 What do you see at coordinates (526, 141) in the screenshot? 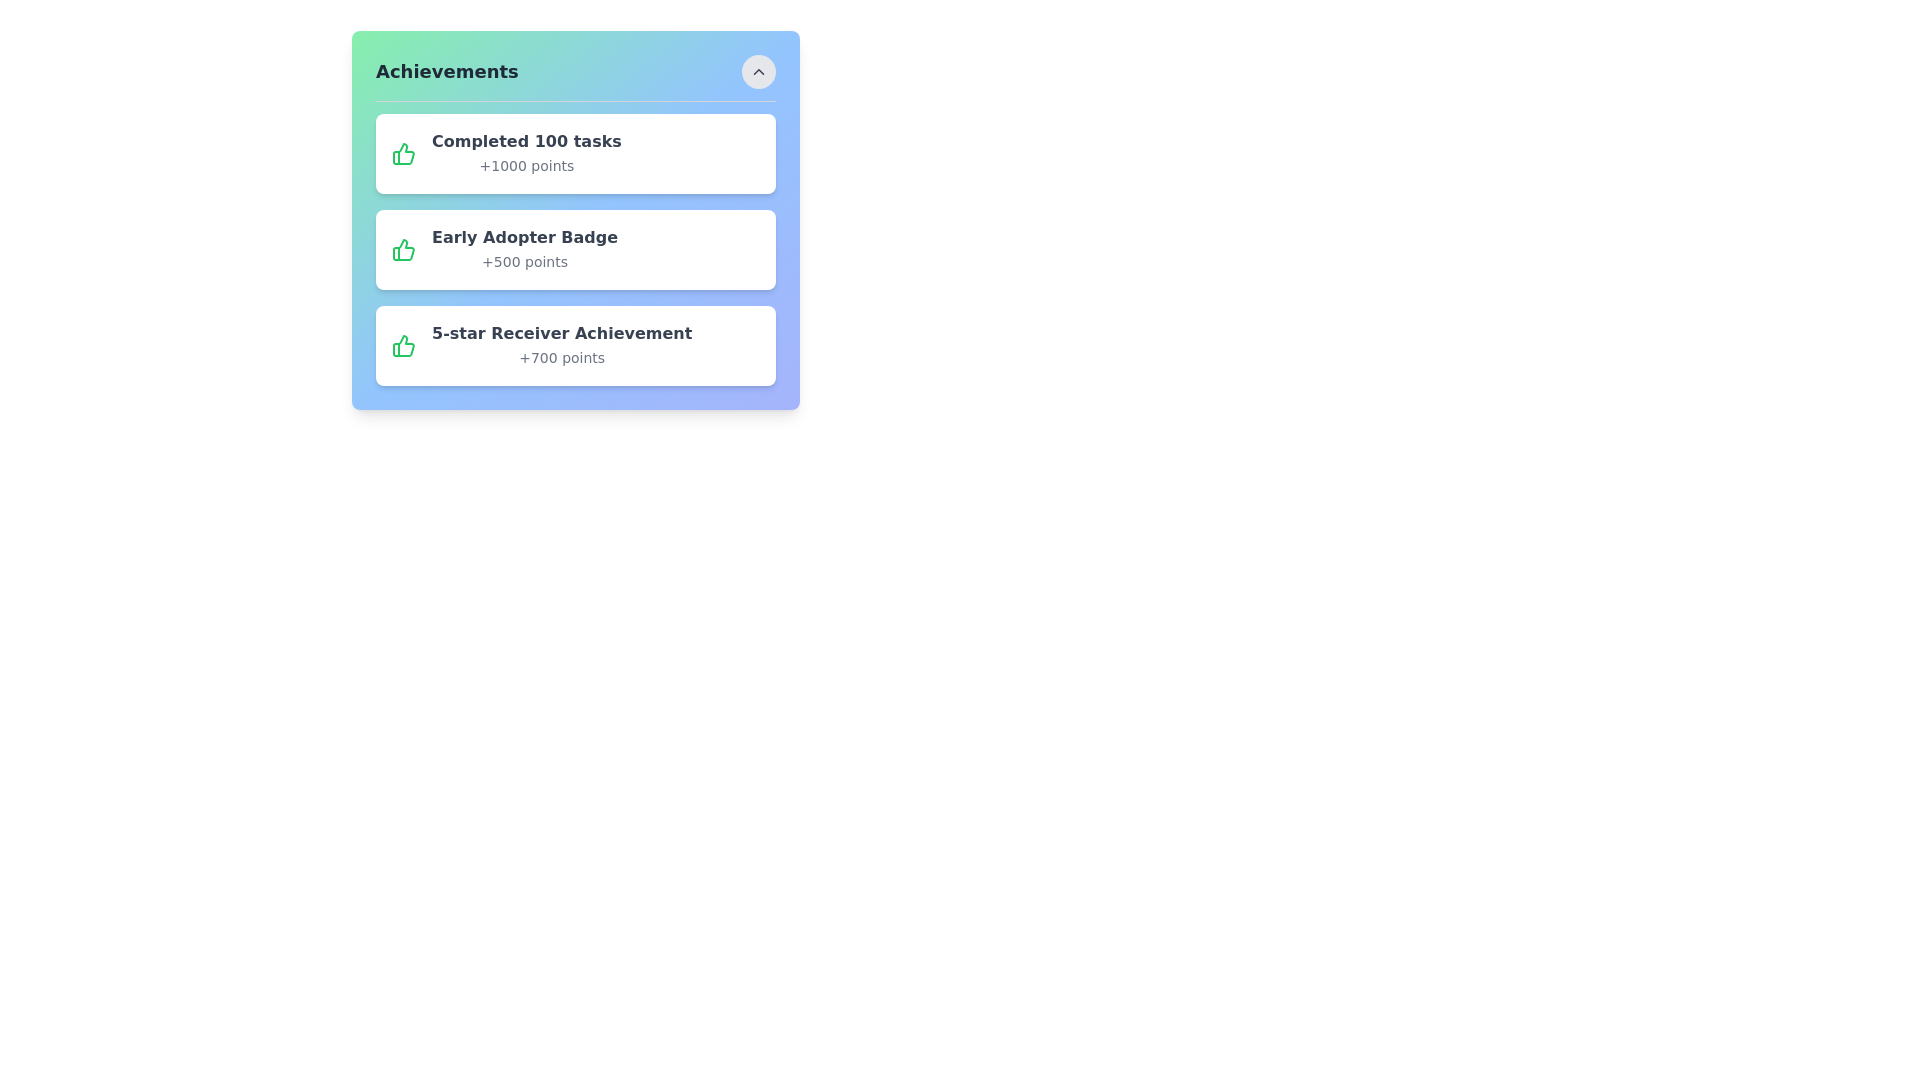
I see `the static text label displaying 'Completed 100 tasks', which is prominently styled in bold medium-dark gray and positioned at the top of the achievements block` at bounding box center [526, 141].